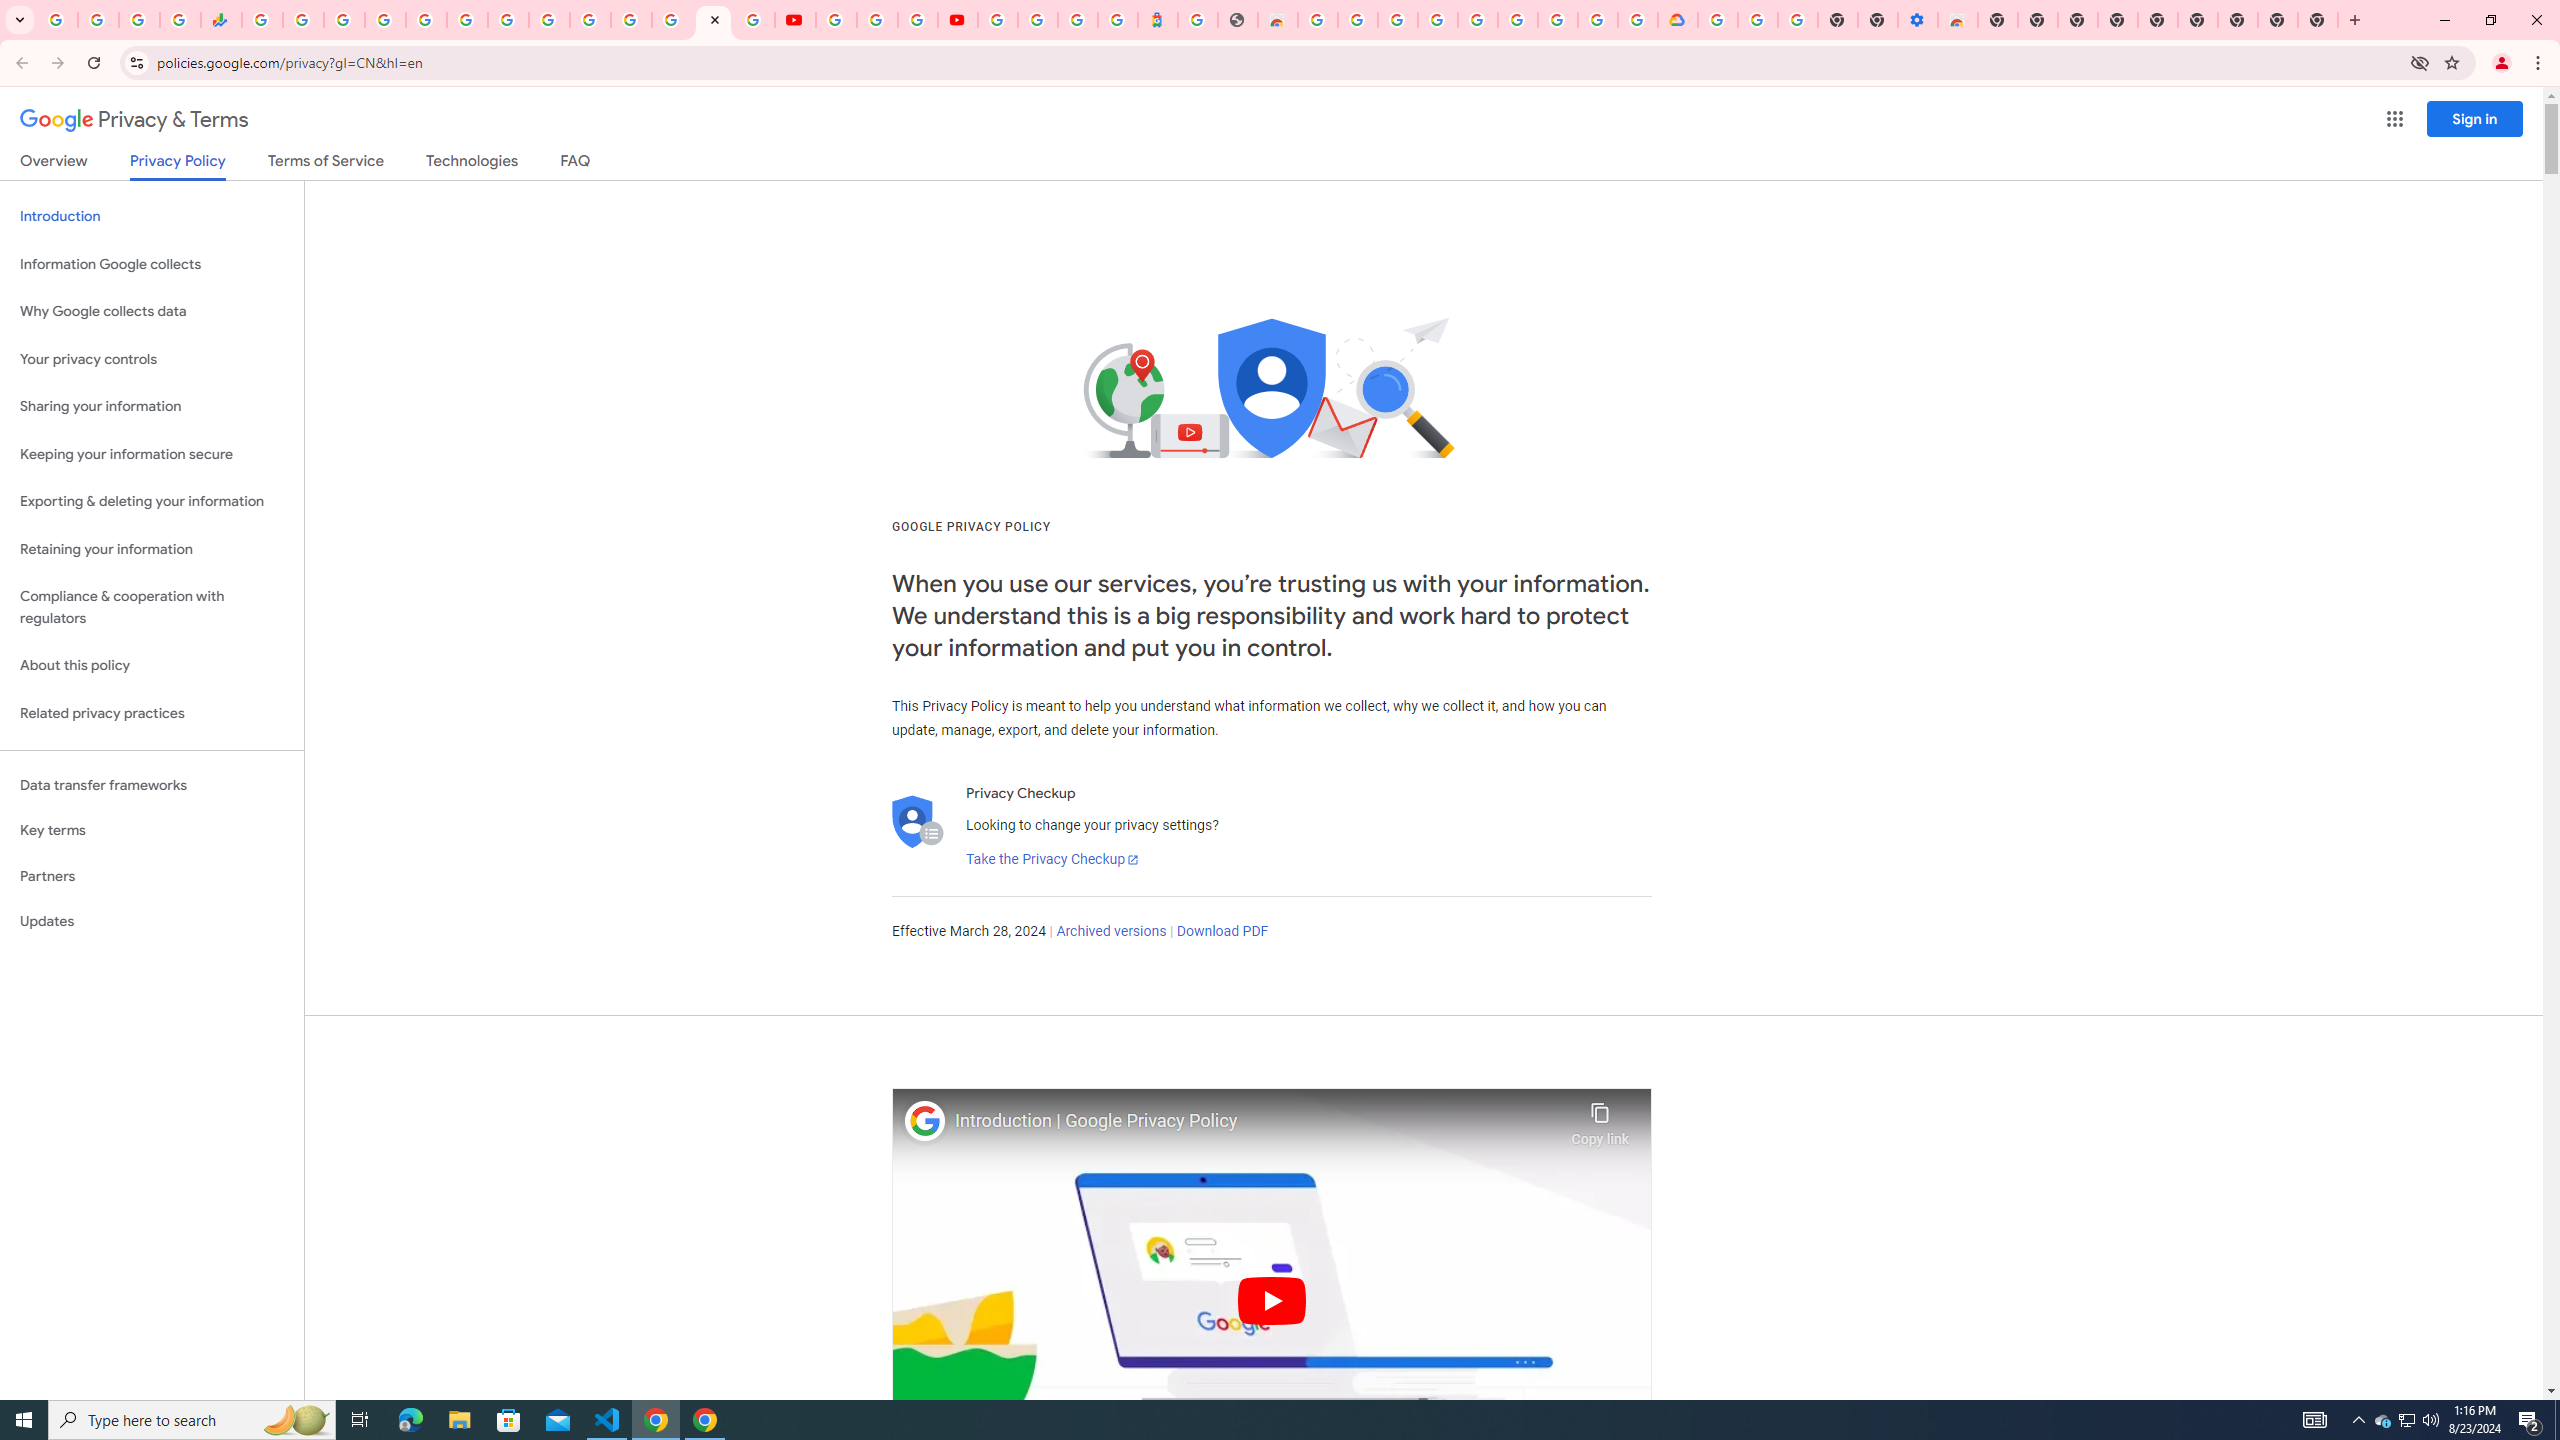 This screenshot has height=1440, width=2560. I want to click on 'Sign in - Google Accounts', so click(384, 19).